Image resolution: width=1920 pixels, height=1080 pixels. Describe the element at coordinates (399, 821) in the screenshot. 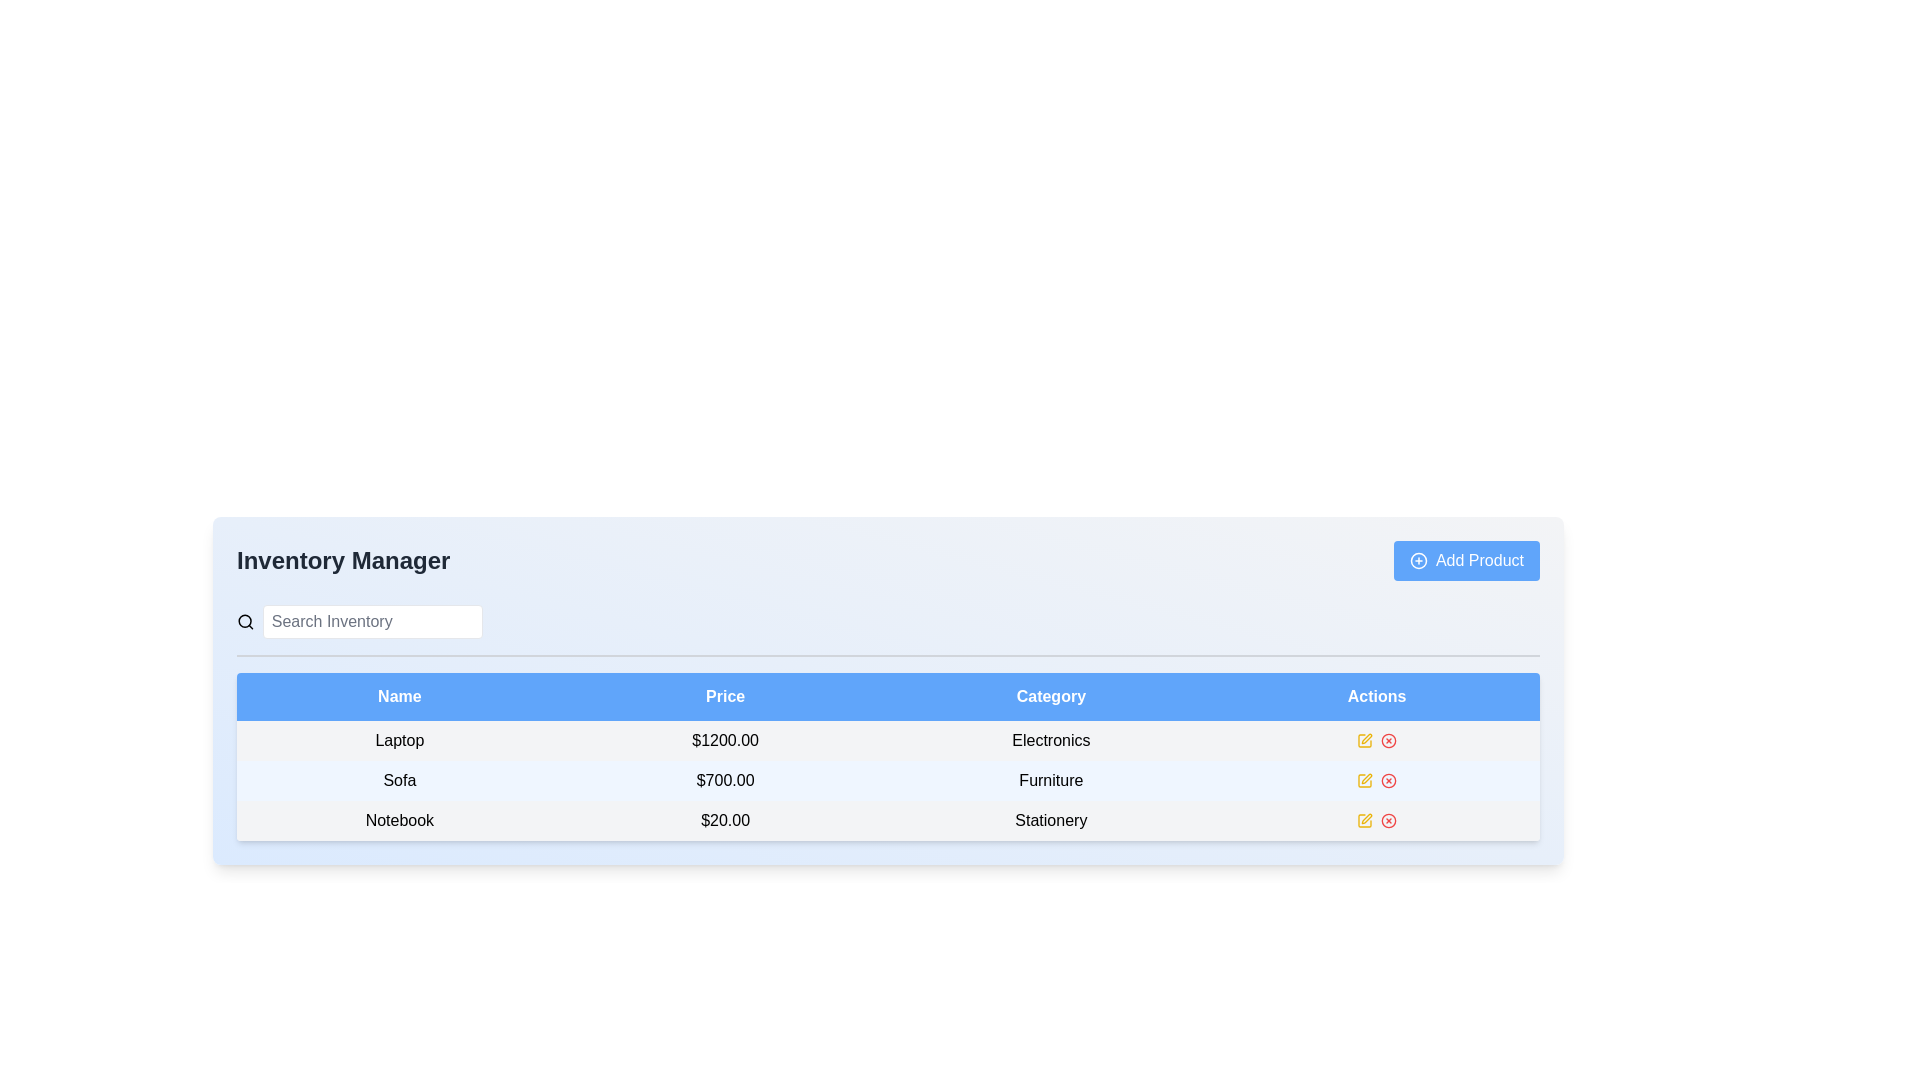

I see `the text label displaying 'Notebook' located in the 'Name' column of the third row under 'Inventory Manager.'` at that location.